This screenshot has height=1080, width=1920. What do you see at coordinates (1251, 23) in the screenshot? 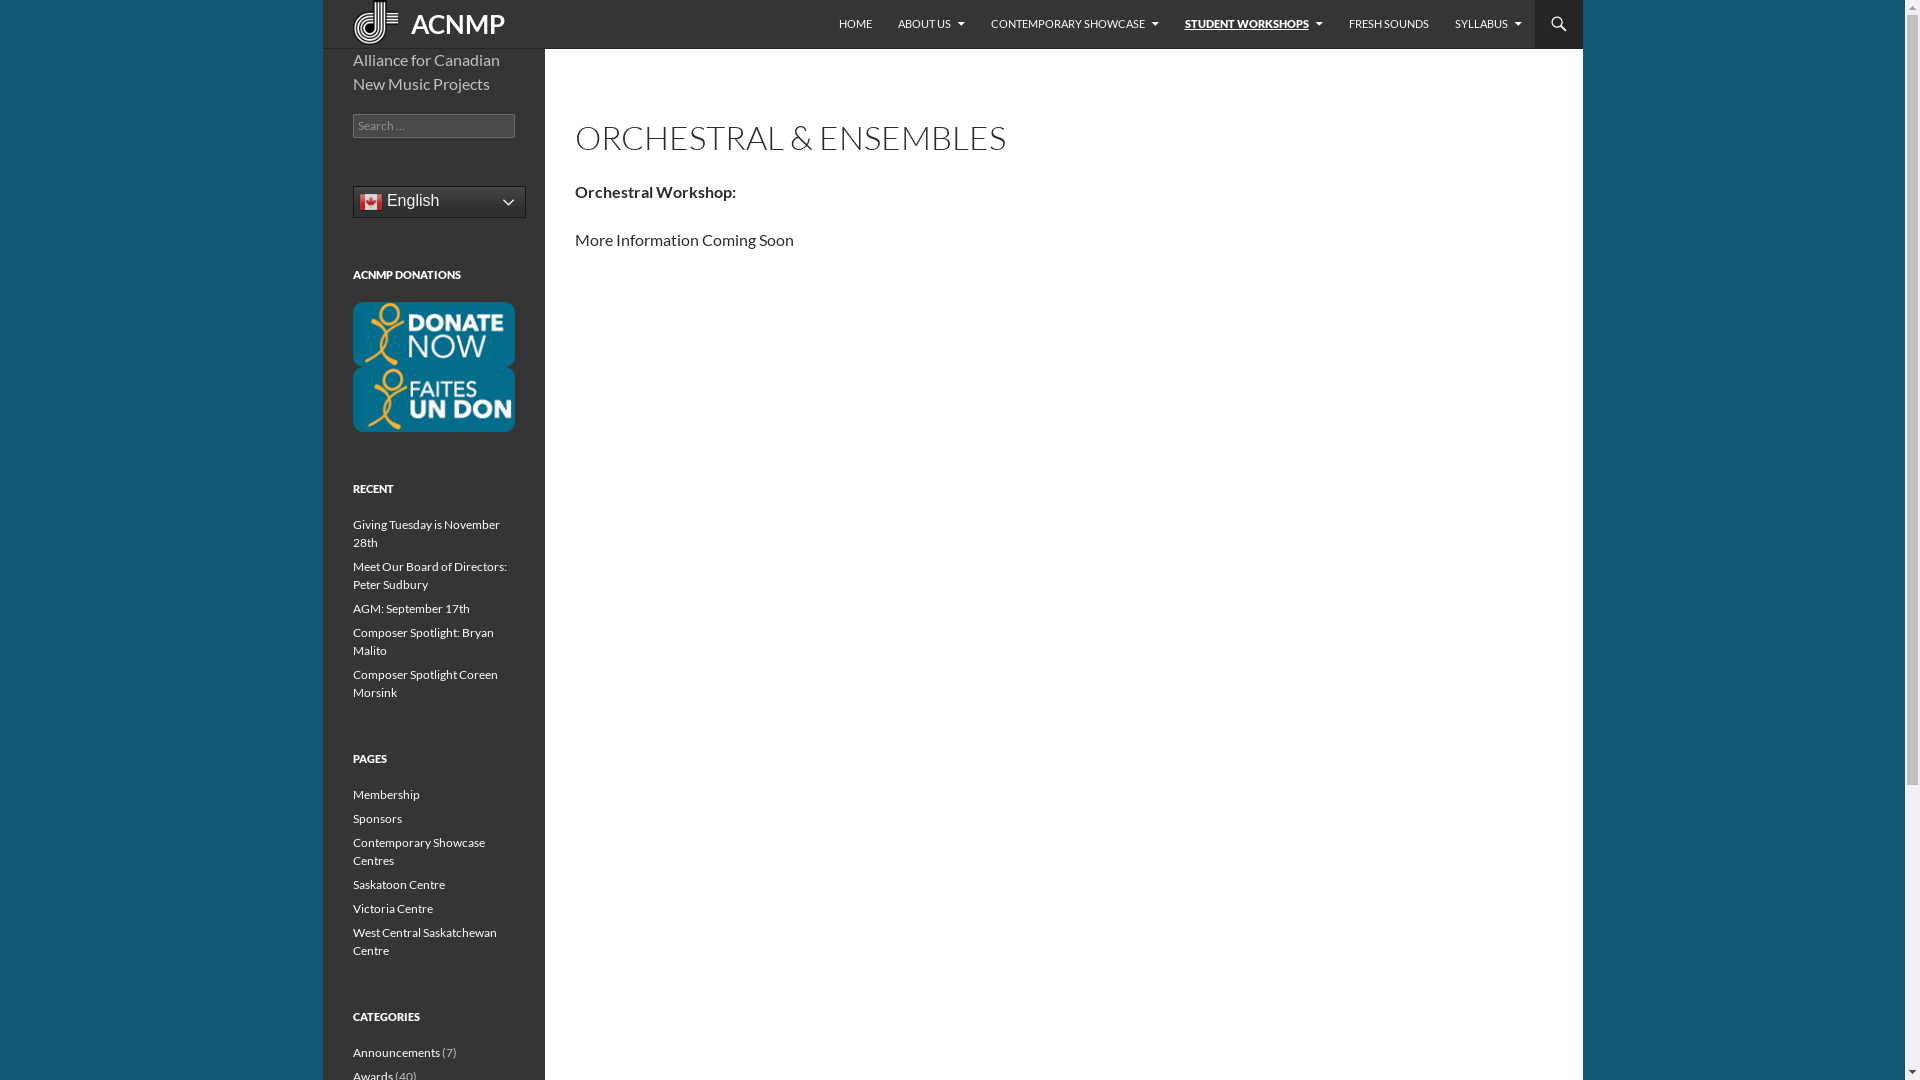
I see `'STUDENT WORKSHOPS'` at bounding box center [1251, 23].